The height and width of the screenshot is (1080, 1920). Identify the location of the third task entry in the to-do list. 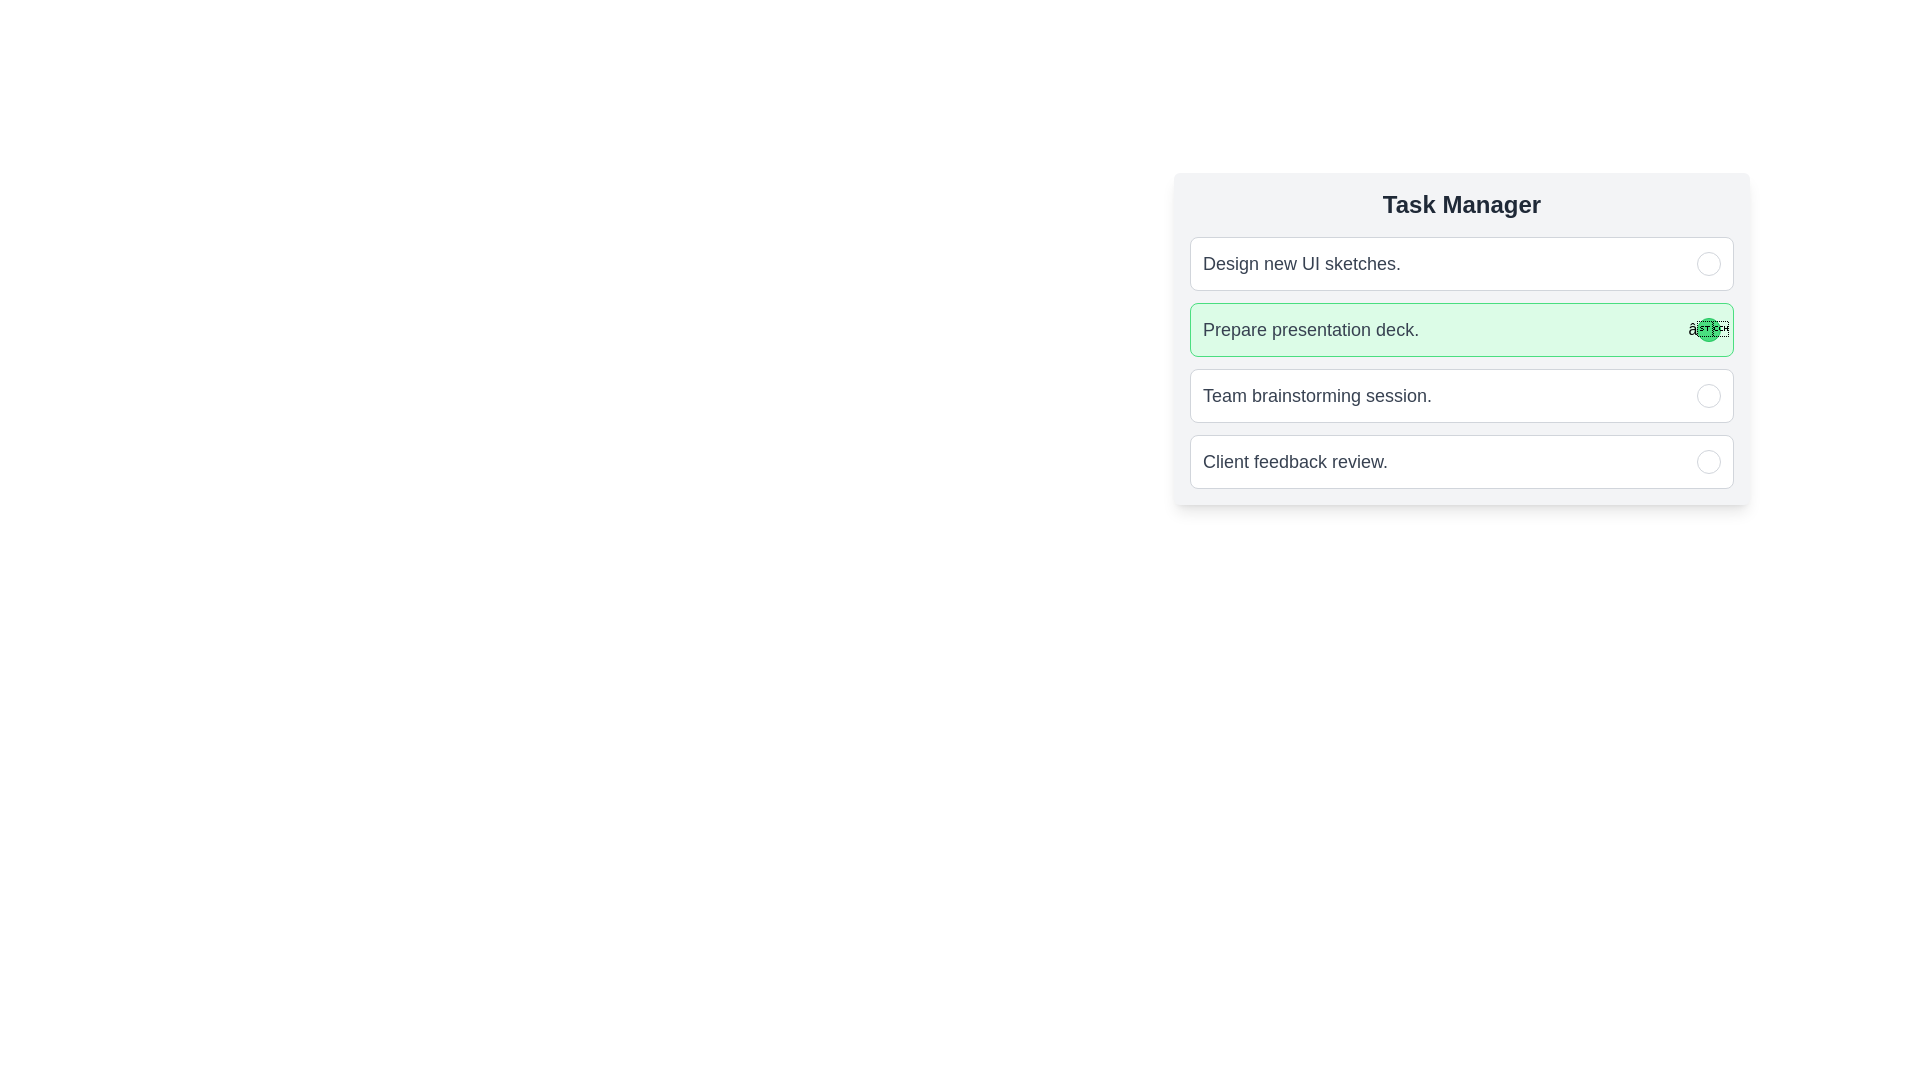
(1462, 396).